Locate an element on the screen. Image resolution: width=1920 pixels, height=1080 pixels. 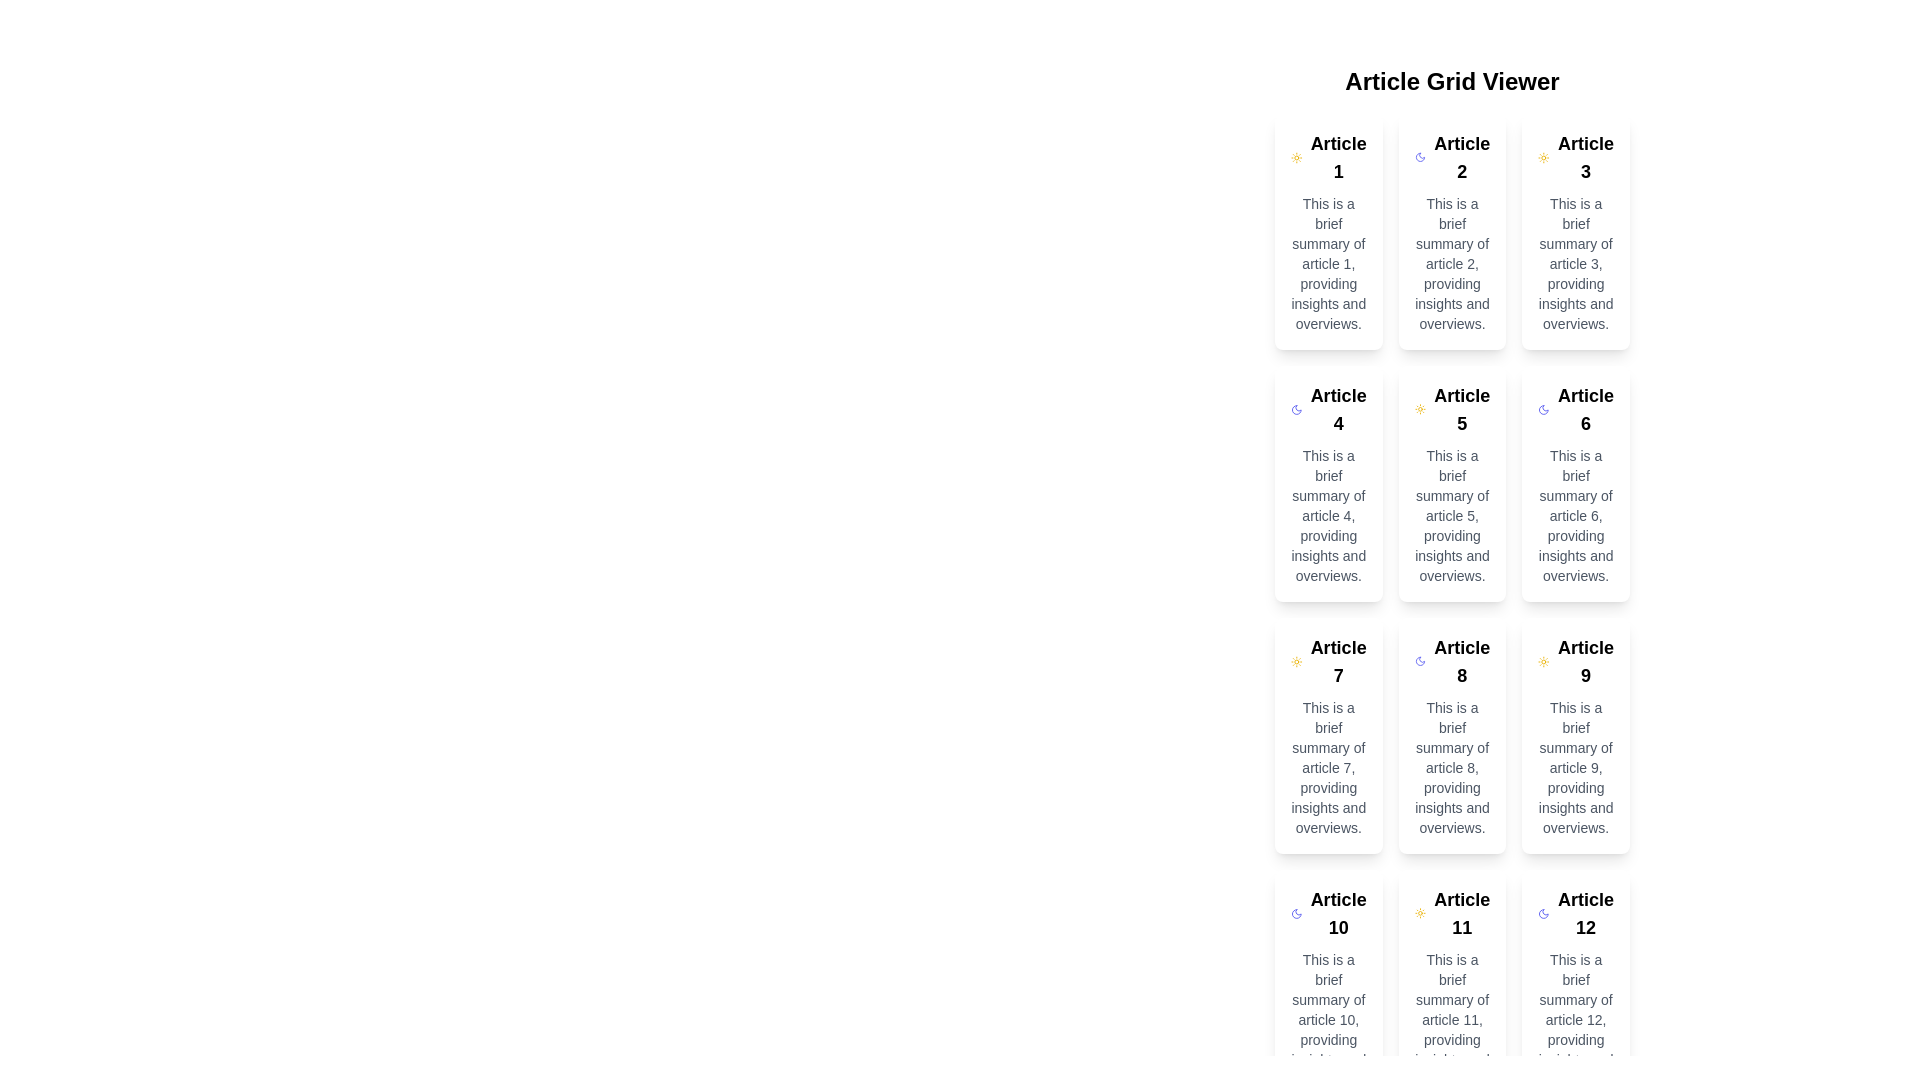
the text label that serves as the title for 'Article 8', which is located in the second row and second column of the article grid is located at coordinates (1462, 662).